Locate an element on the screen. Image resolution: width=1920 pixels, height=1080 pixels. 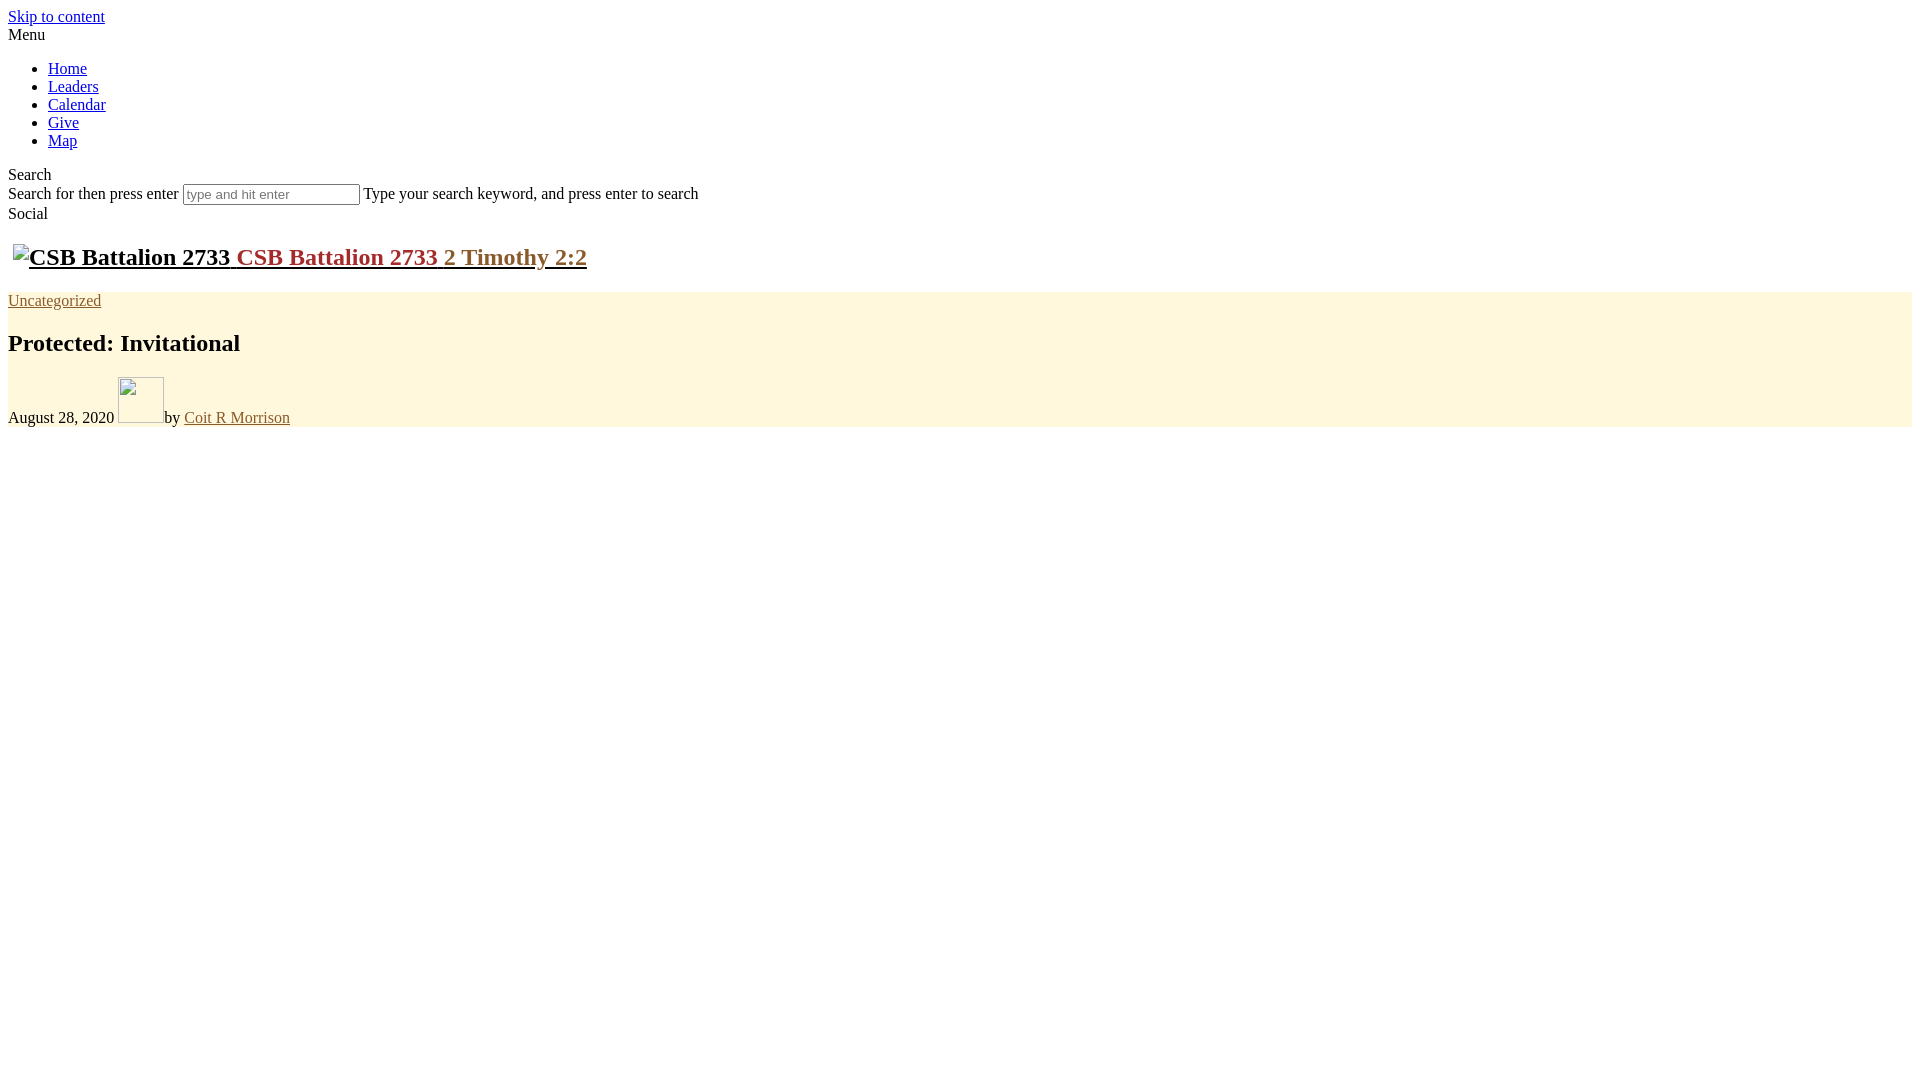
'Leaders' is located at coordinates (73, 85).